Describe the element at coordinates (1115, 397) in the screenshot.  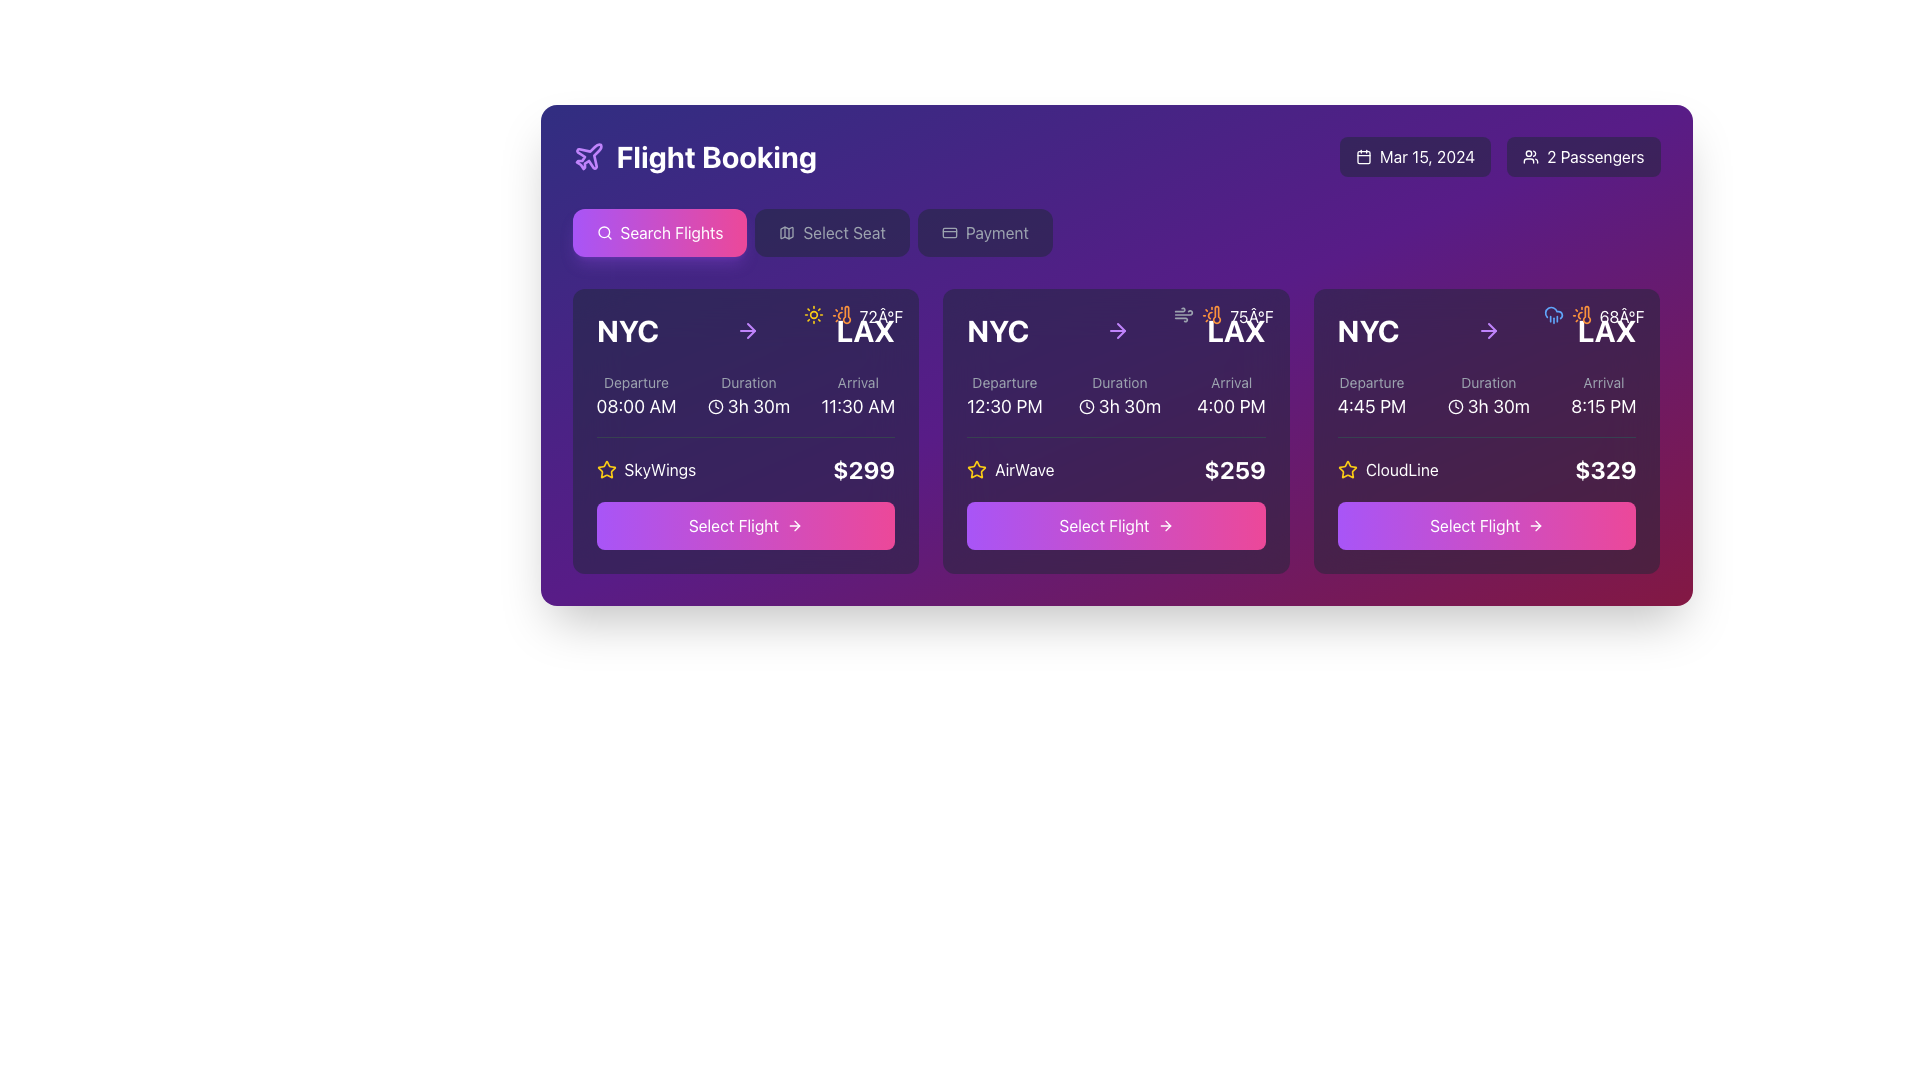
I see `the travel details displayed in the text-based informational display with a clock icon for duration, located in the middle travel option of the flight cards` at that location.